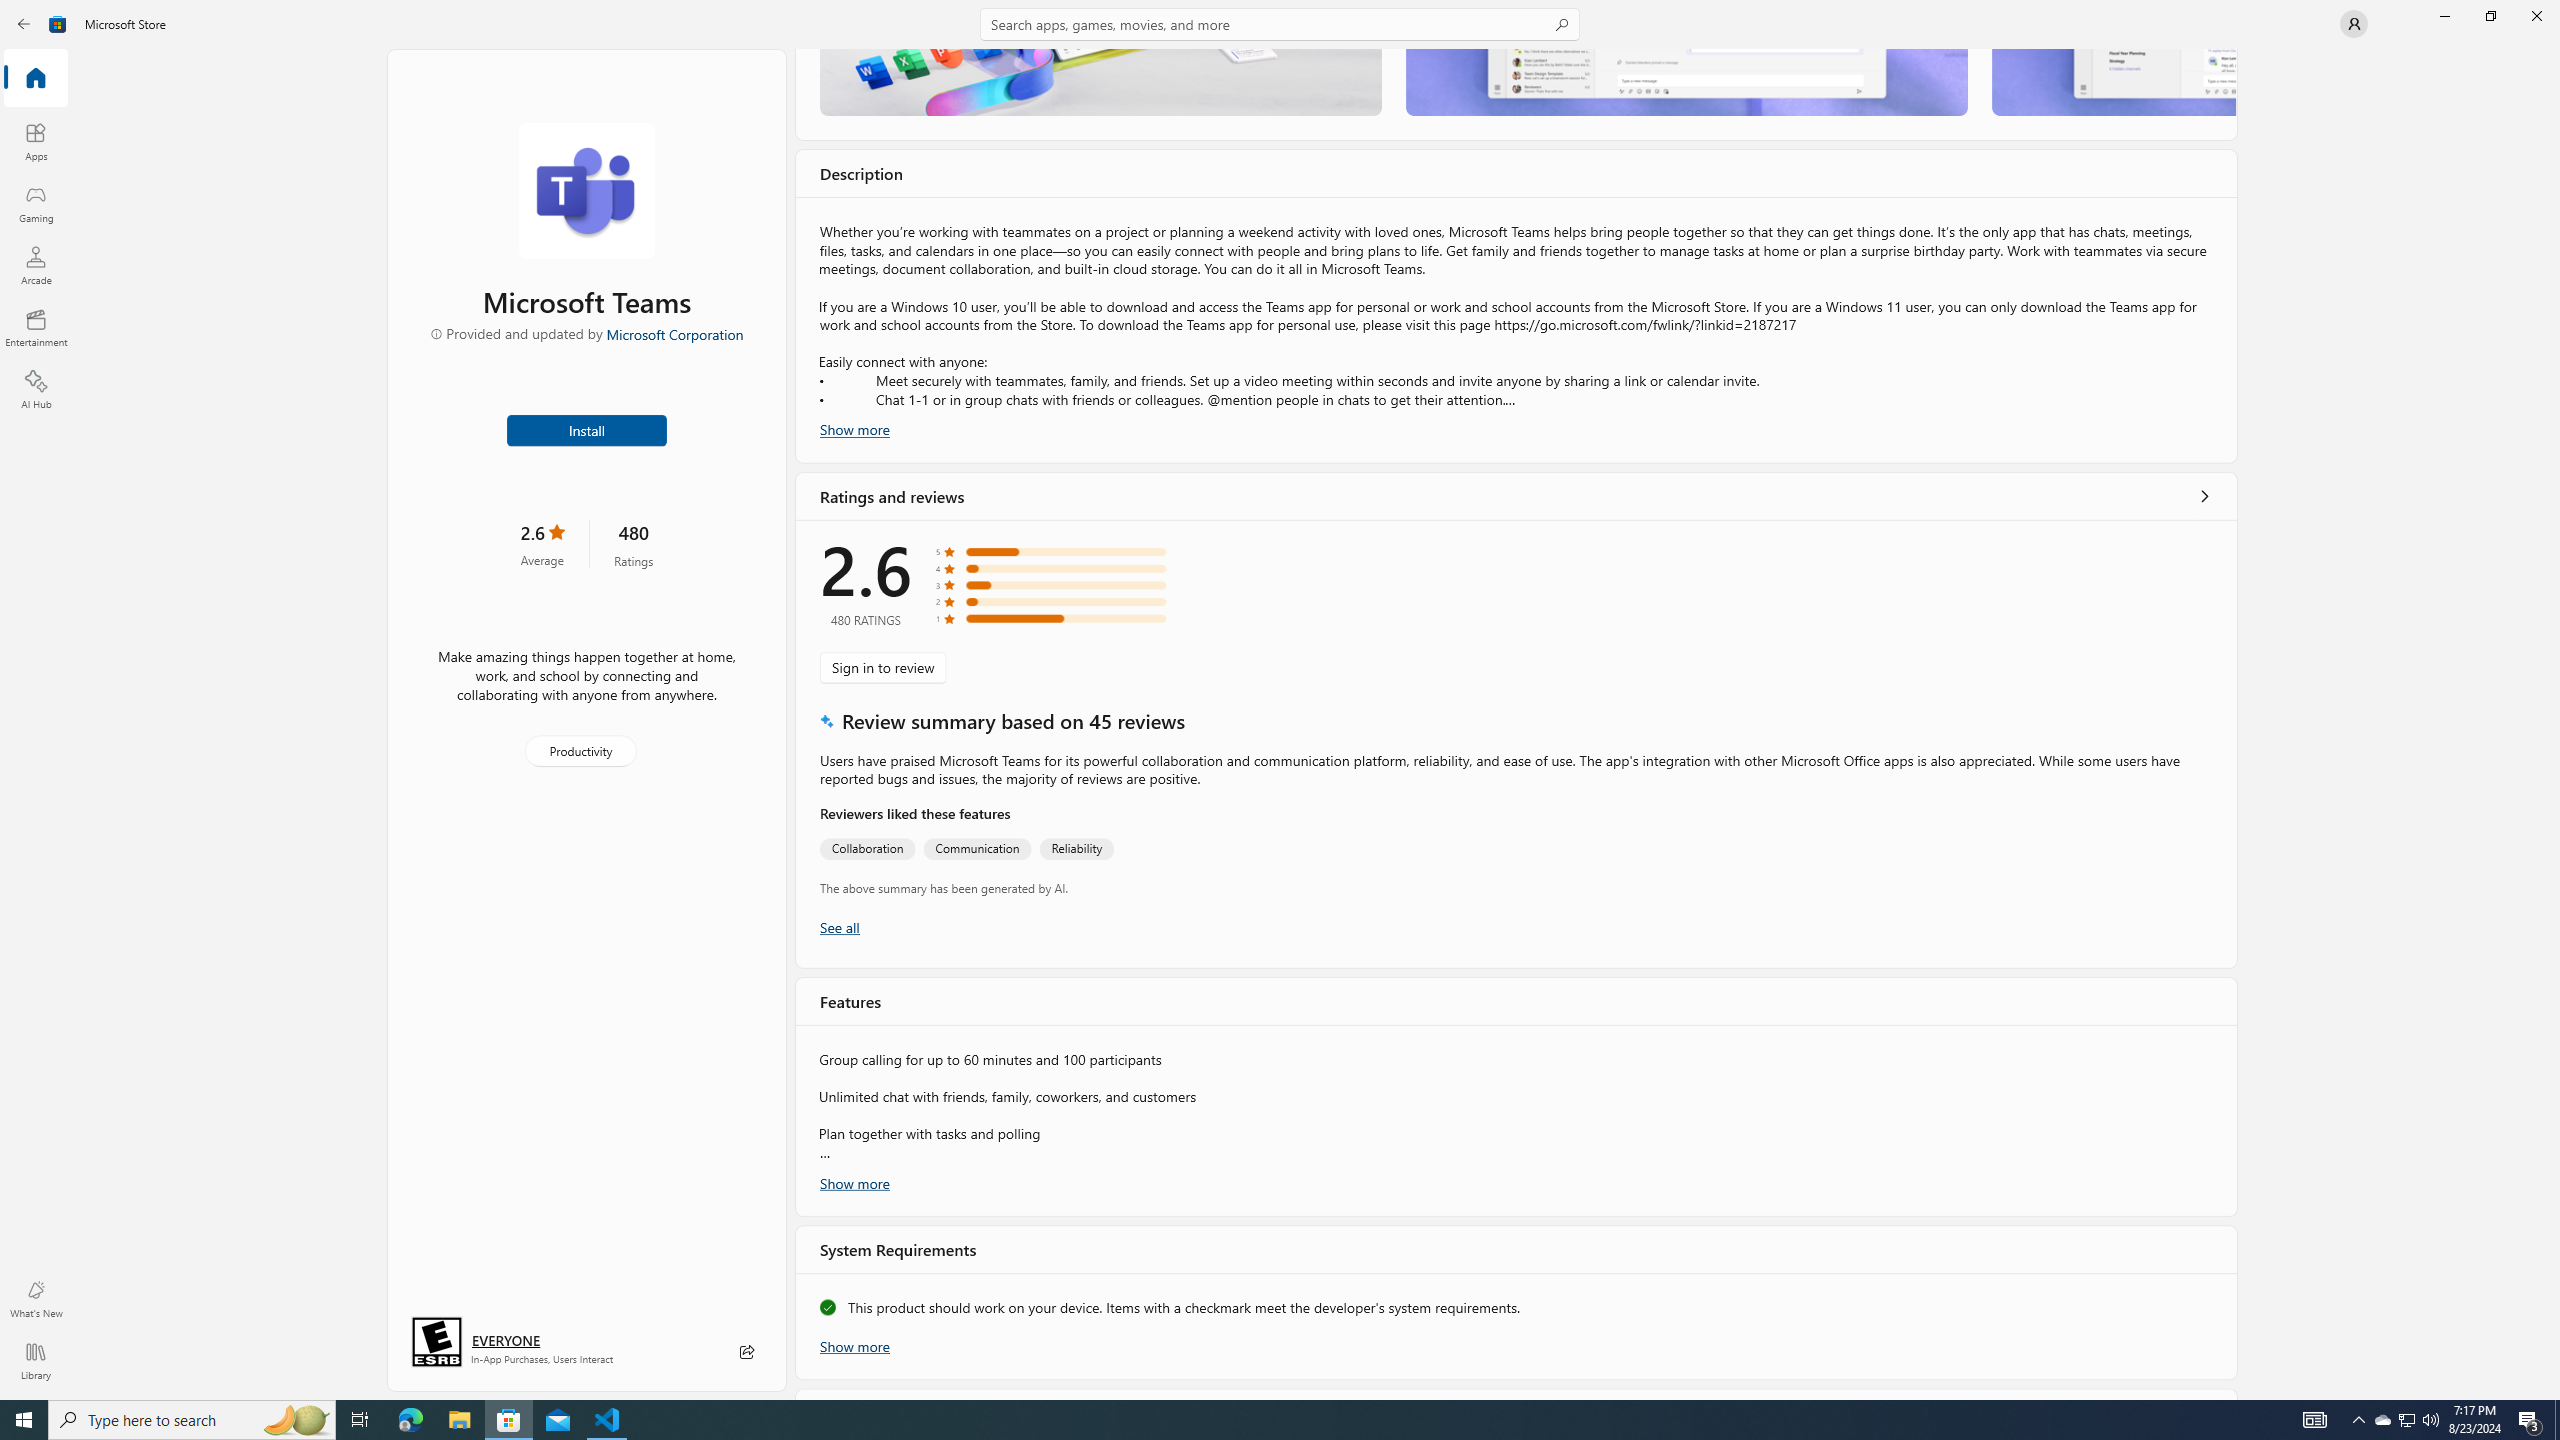  Describe the element at coordinates (2490, 15) in the screenshot. I see `'Restore Microsoft Store'` at that location.